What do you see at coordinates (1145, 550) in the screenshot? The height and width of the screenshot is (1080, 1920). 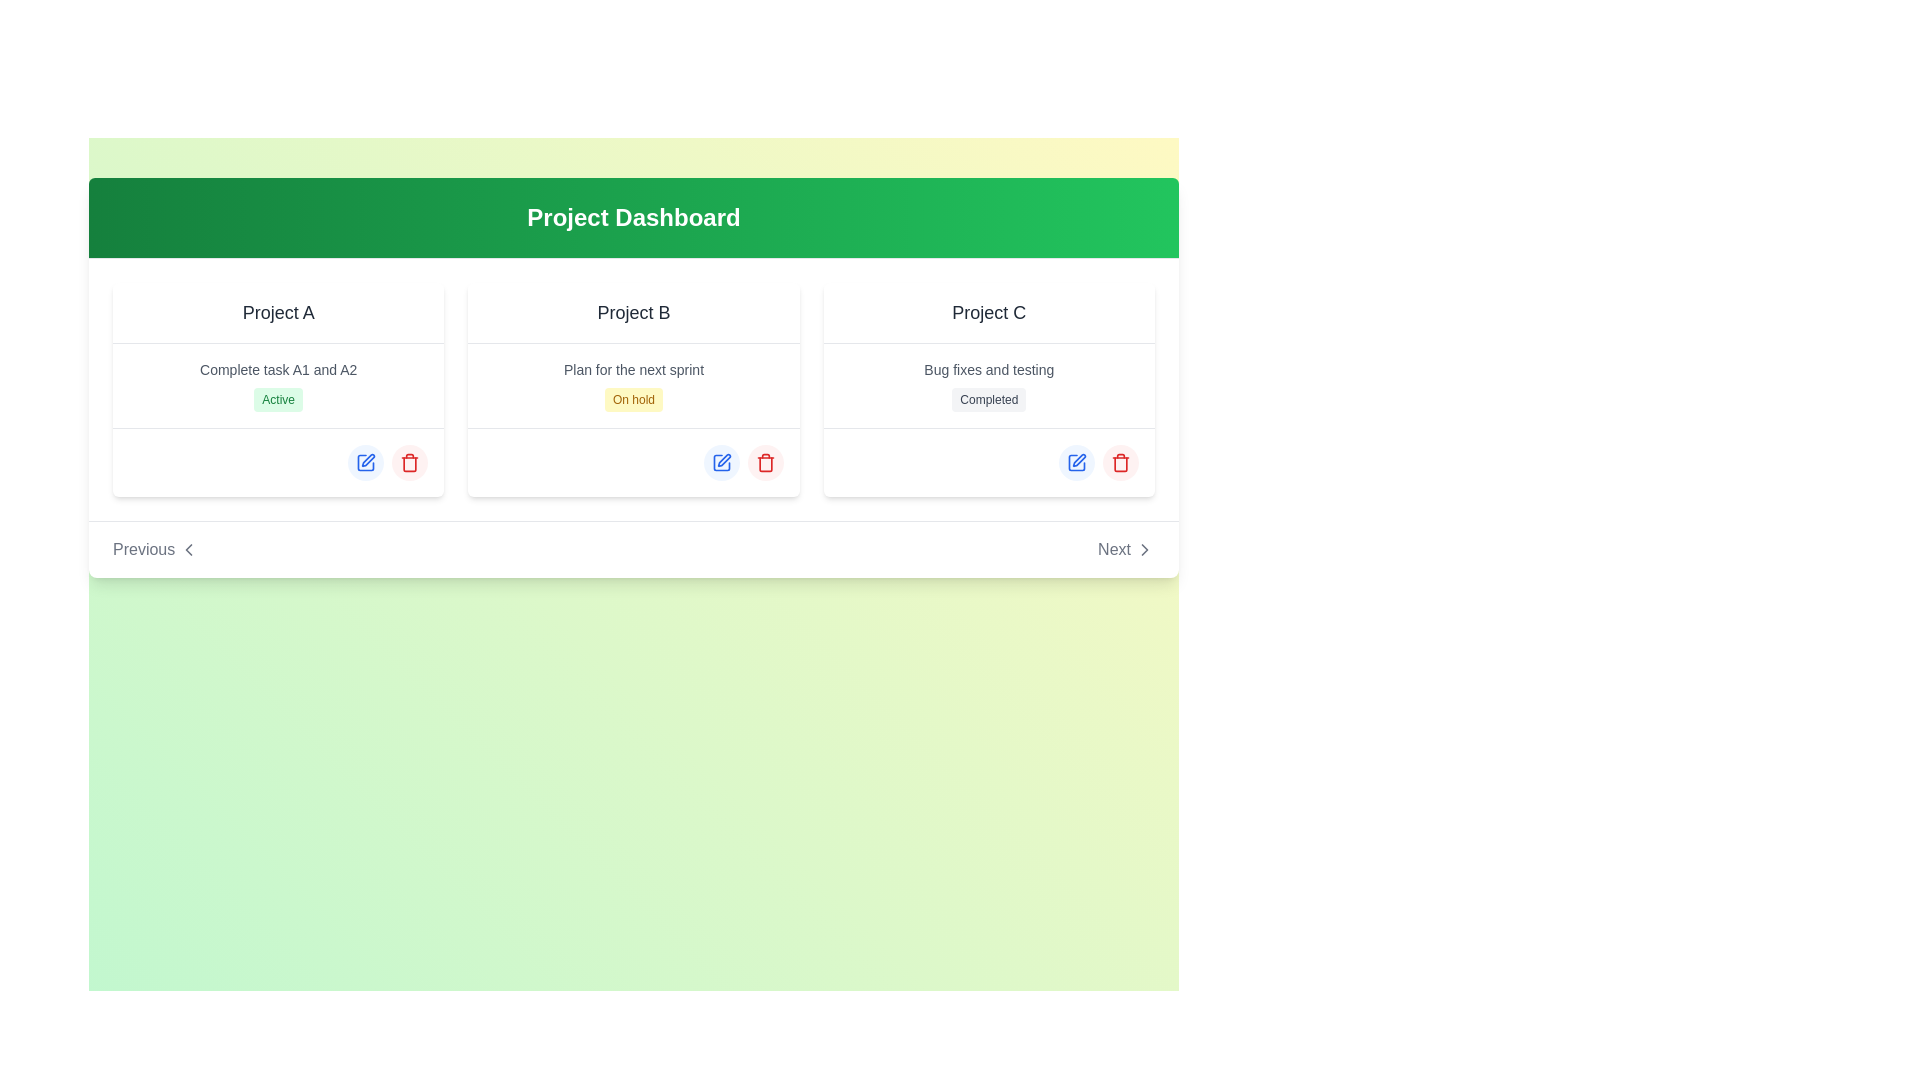 I see `the right-facing chevron icon located to the right of the 'Next' text label in the navigation row` at bounding box center [1145, 550].